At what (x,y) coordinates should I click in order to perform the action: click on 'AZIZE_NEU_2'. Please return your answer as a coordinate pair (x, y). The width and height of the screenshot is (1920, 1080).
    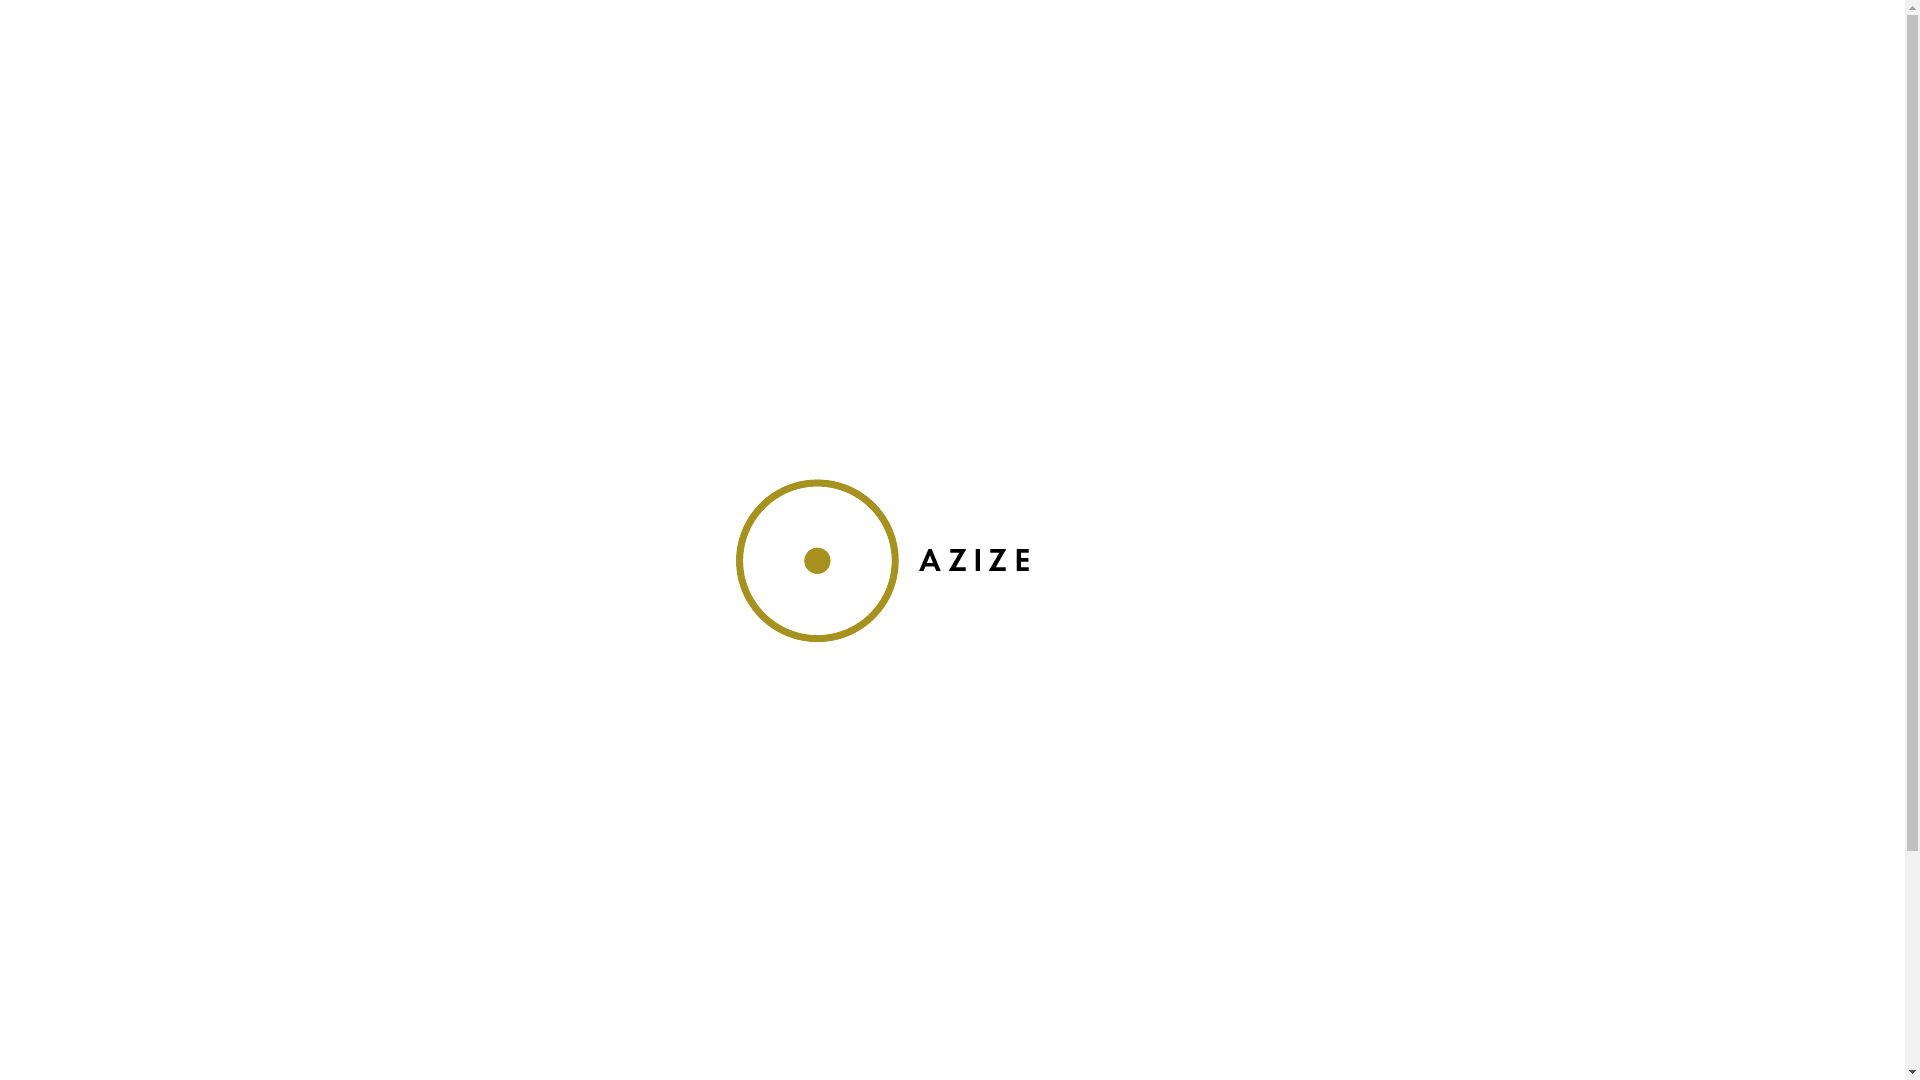
    Looking at the image, I should click on (952, 560).